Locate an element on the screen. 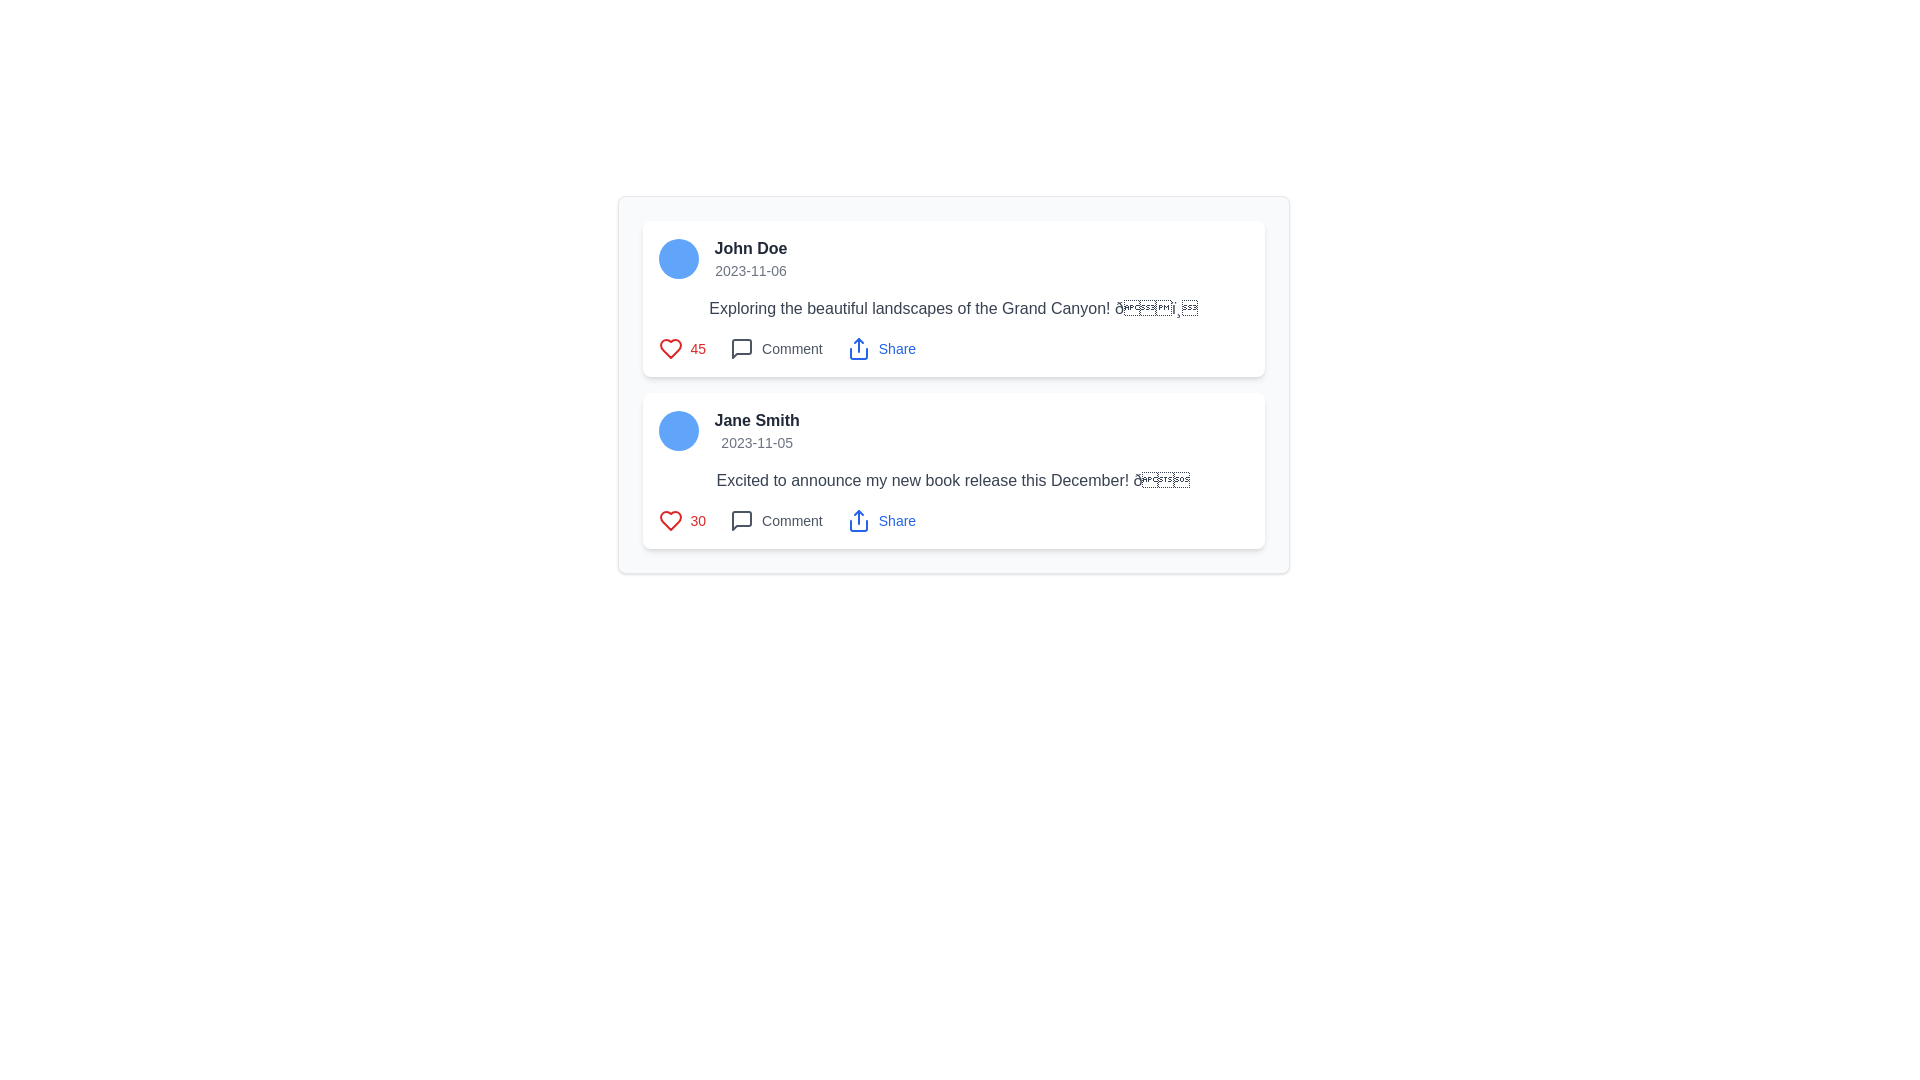  the heart-shaped icon located at the leftmost part of the action bar of the first post to like or unlike the post is located at coordinates (670, 347).